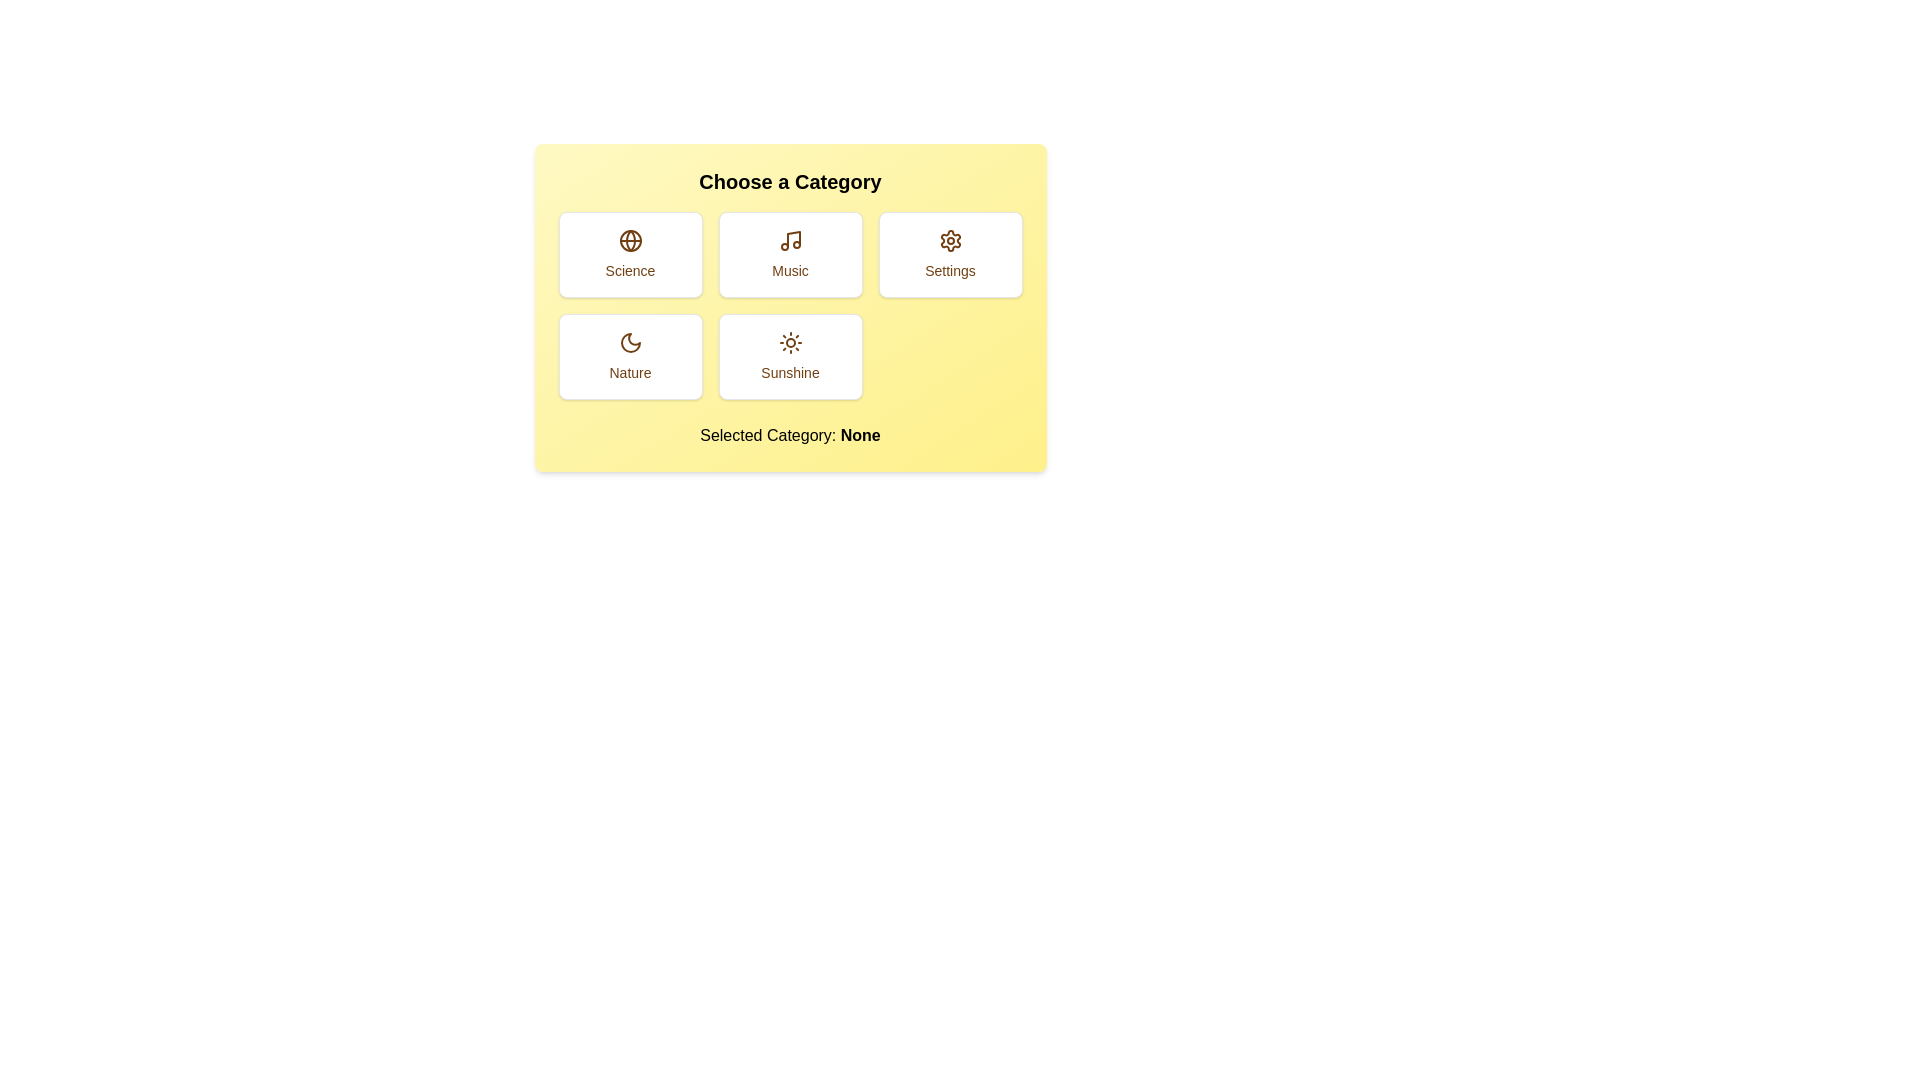  What do you see at coordinates (629, 342) in the screenshot?
I see `the design of the 'Nature' category icon located in the bottom-left button of the category selection panel` at bounding box center [629, 342].